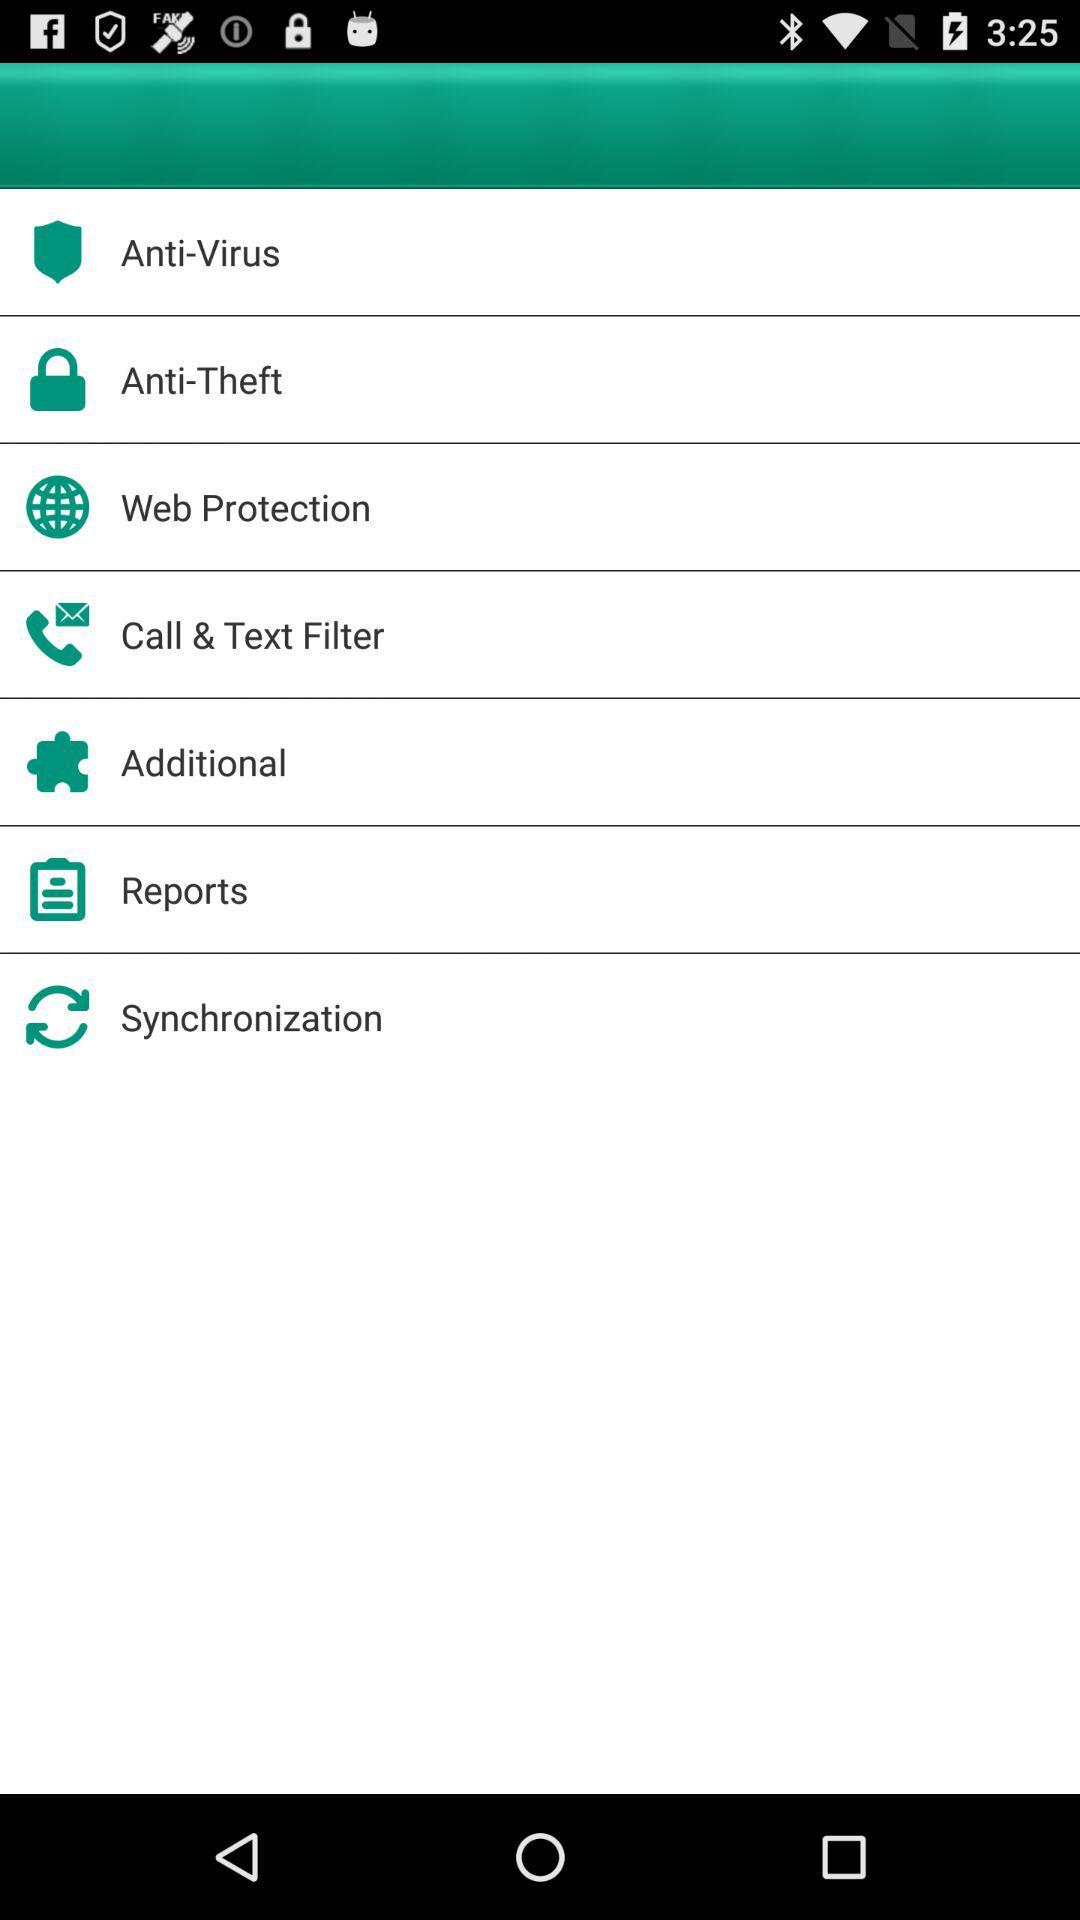 The height and width of the screenshot is (1920, 1080). I want to click on additional app, so click(204, 761).